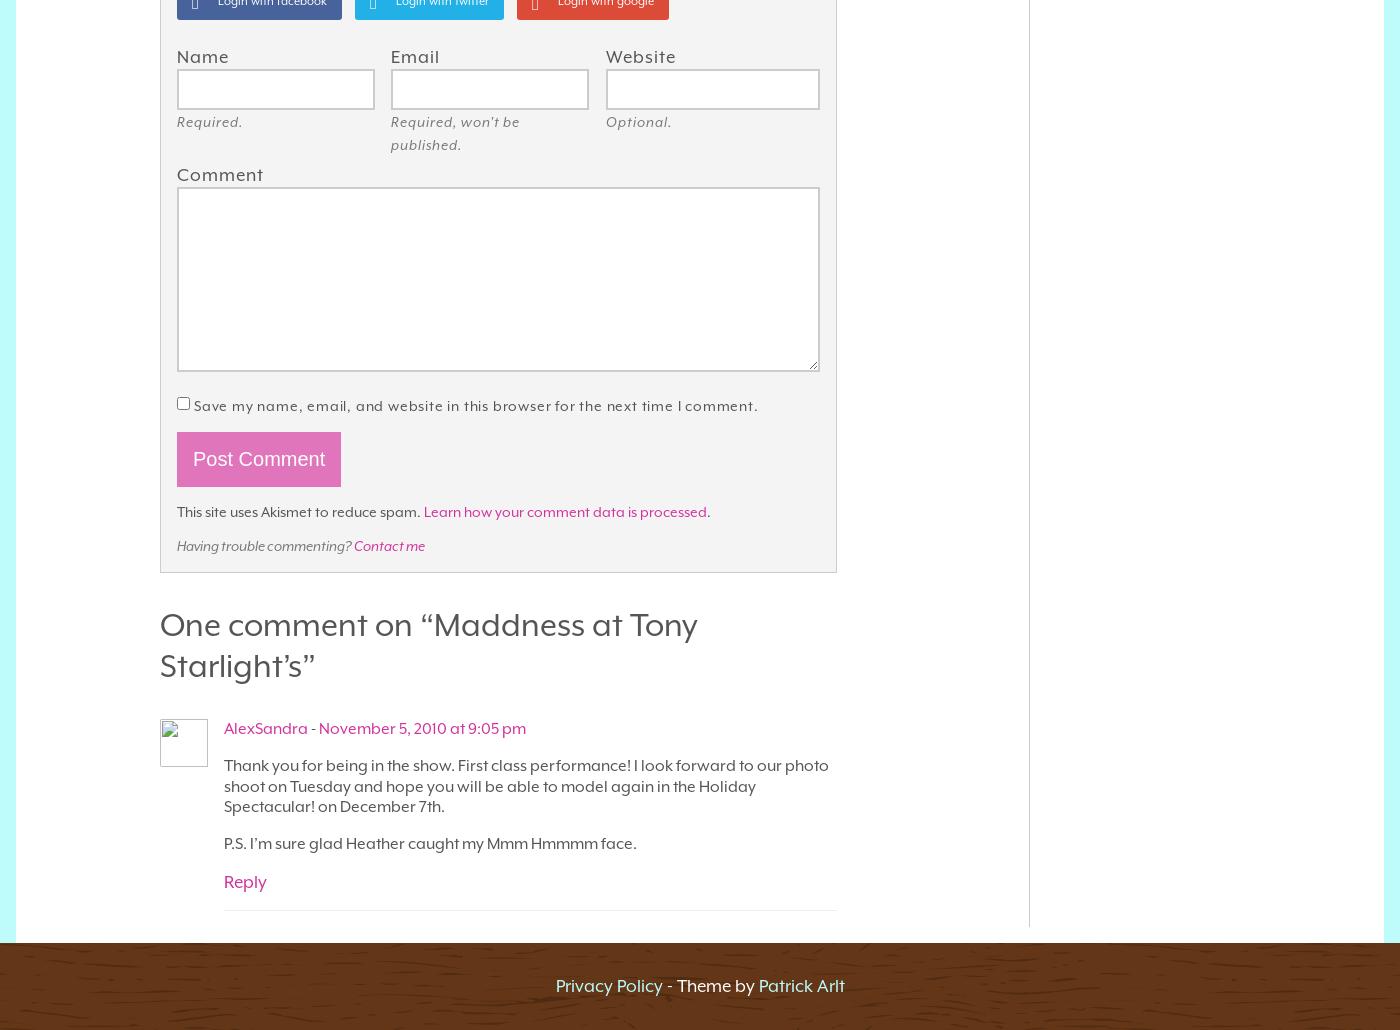  I want to click on 'Comment', so click(176, 173).